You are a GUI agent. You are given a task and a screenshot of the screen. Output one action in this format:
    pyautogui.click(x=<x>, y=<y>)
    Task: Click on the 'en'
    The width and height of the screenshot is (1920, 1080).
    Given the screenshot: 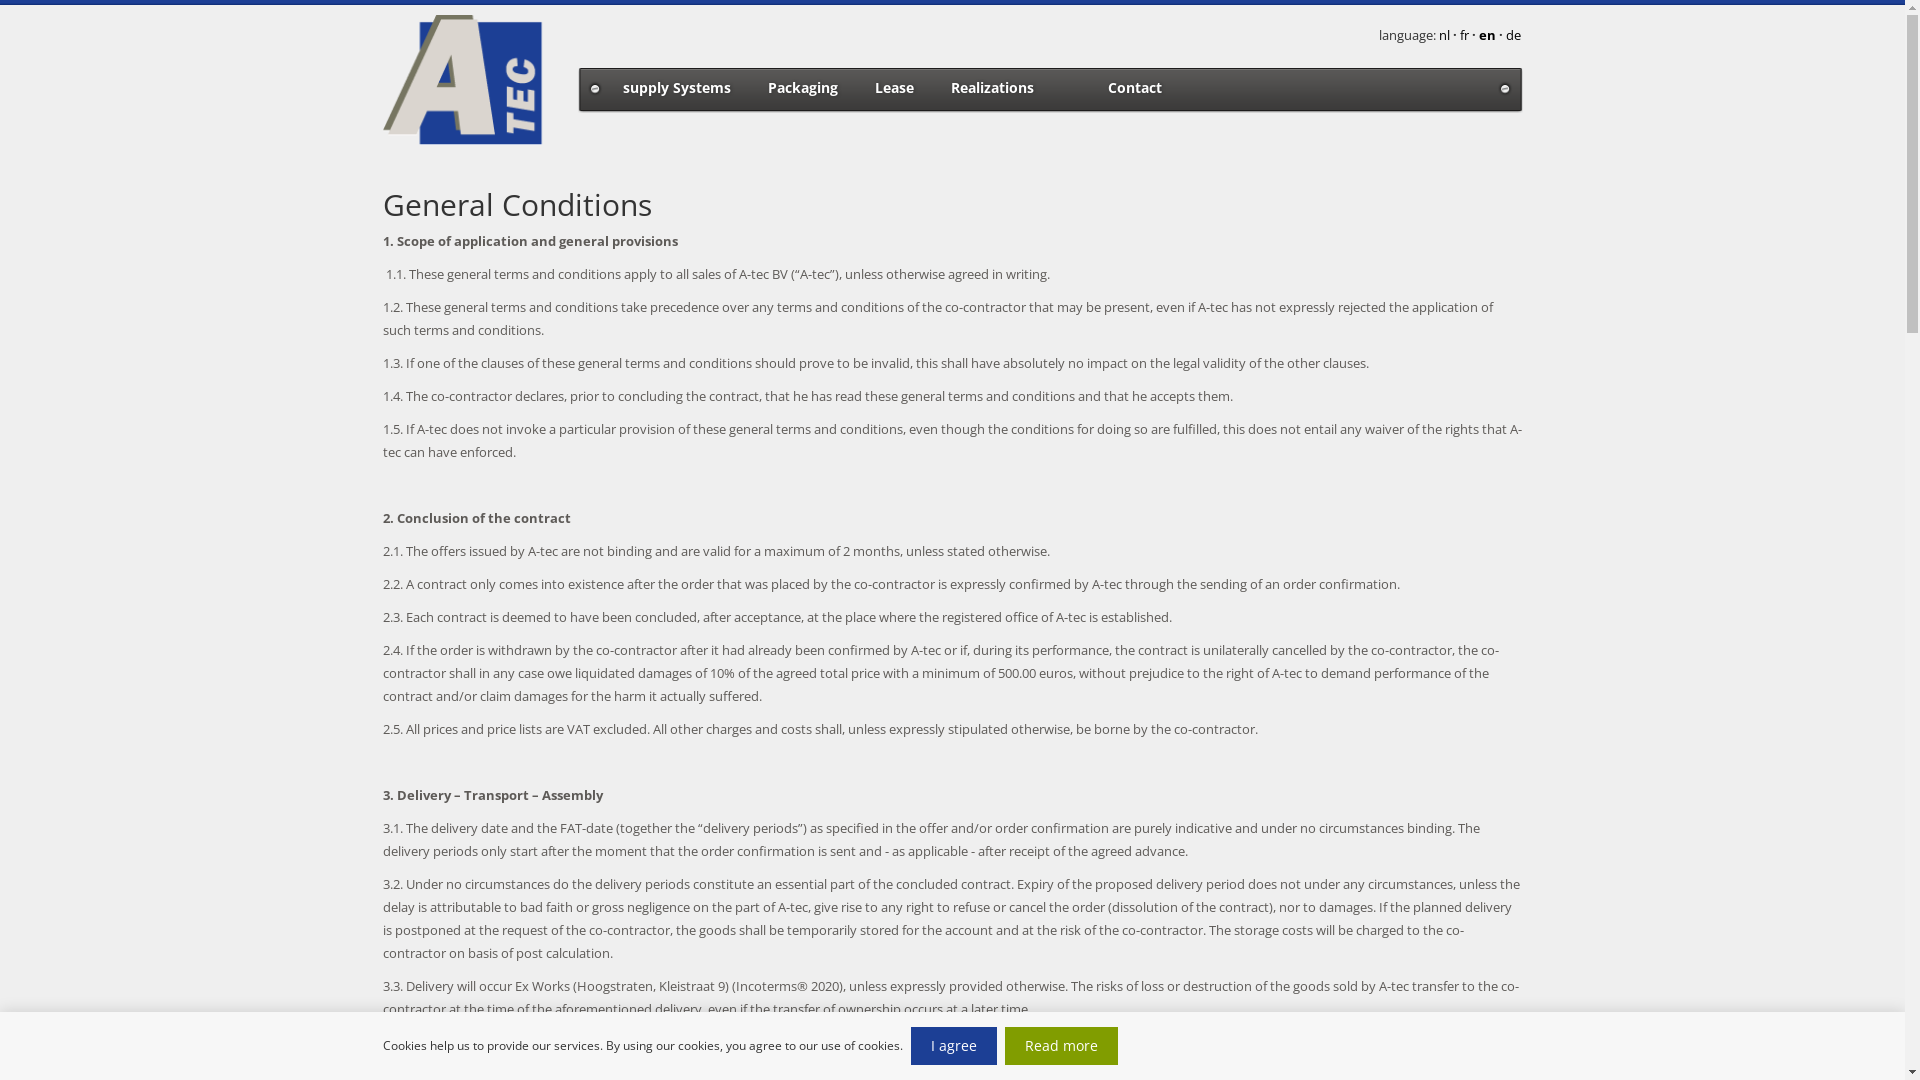 What is the action you would take?
    pyautogui.click(x=1478, y=34)
    